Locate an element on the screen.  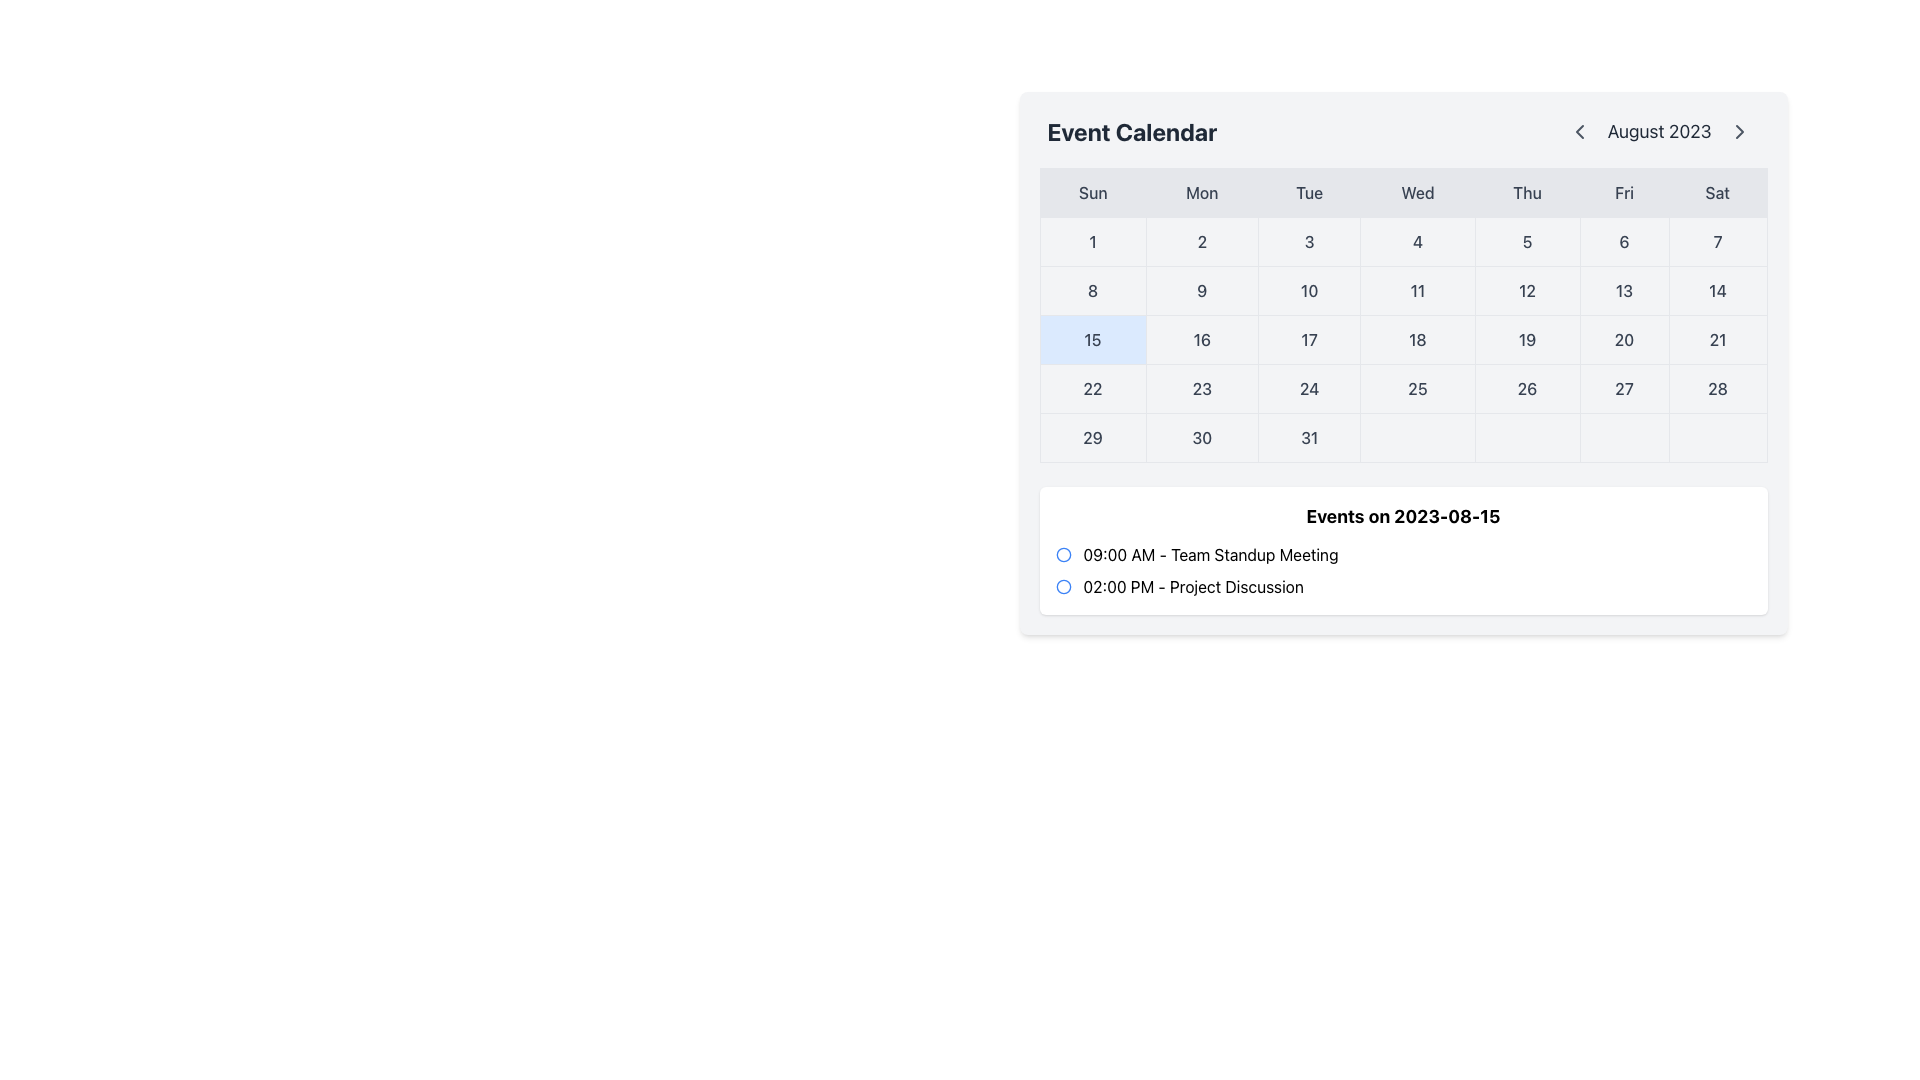
the clickable calendar date box component representing the date '7' in the top-right corner of the calendar interface for August 2023 is located at coordinates (1717, 241).